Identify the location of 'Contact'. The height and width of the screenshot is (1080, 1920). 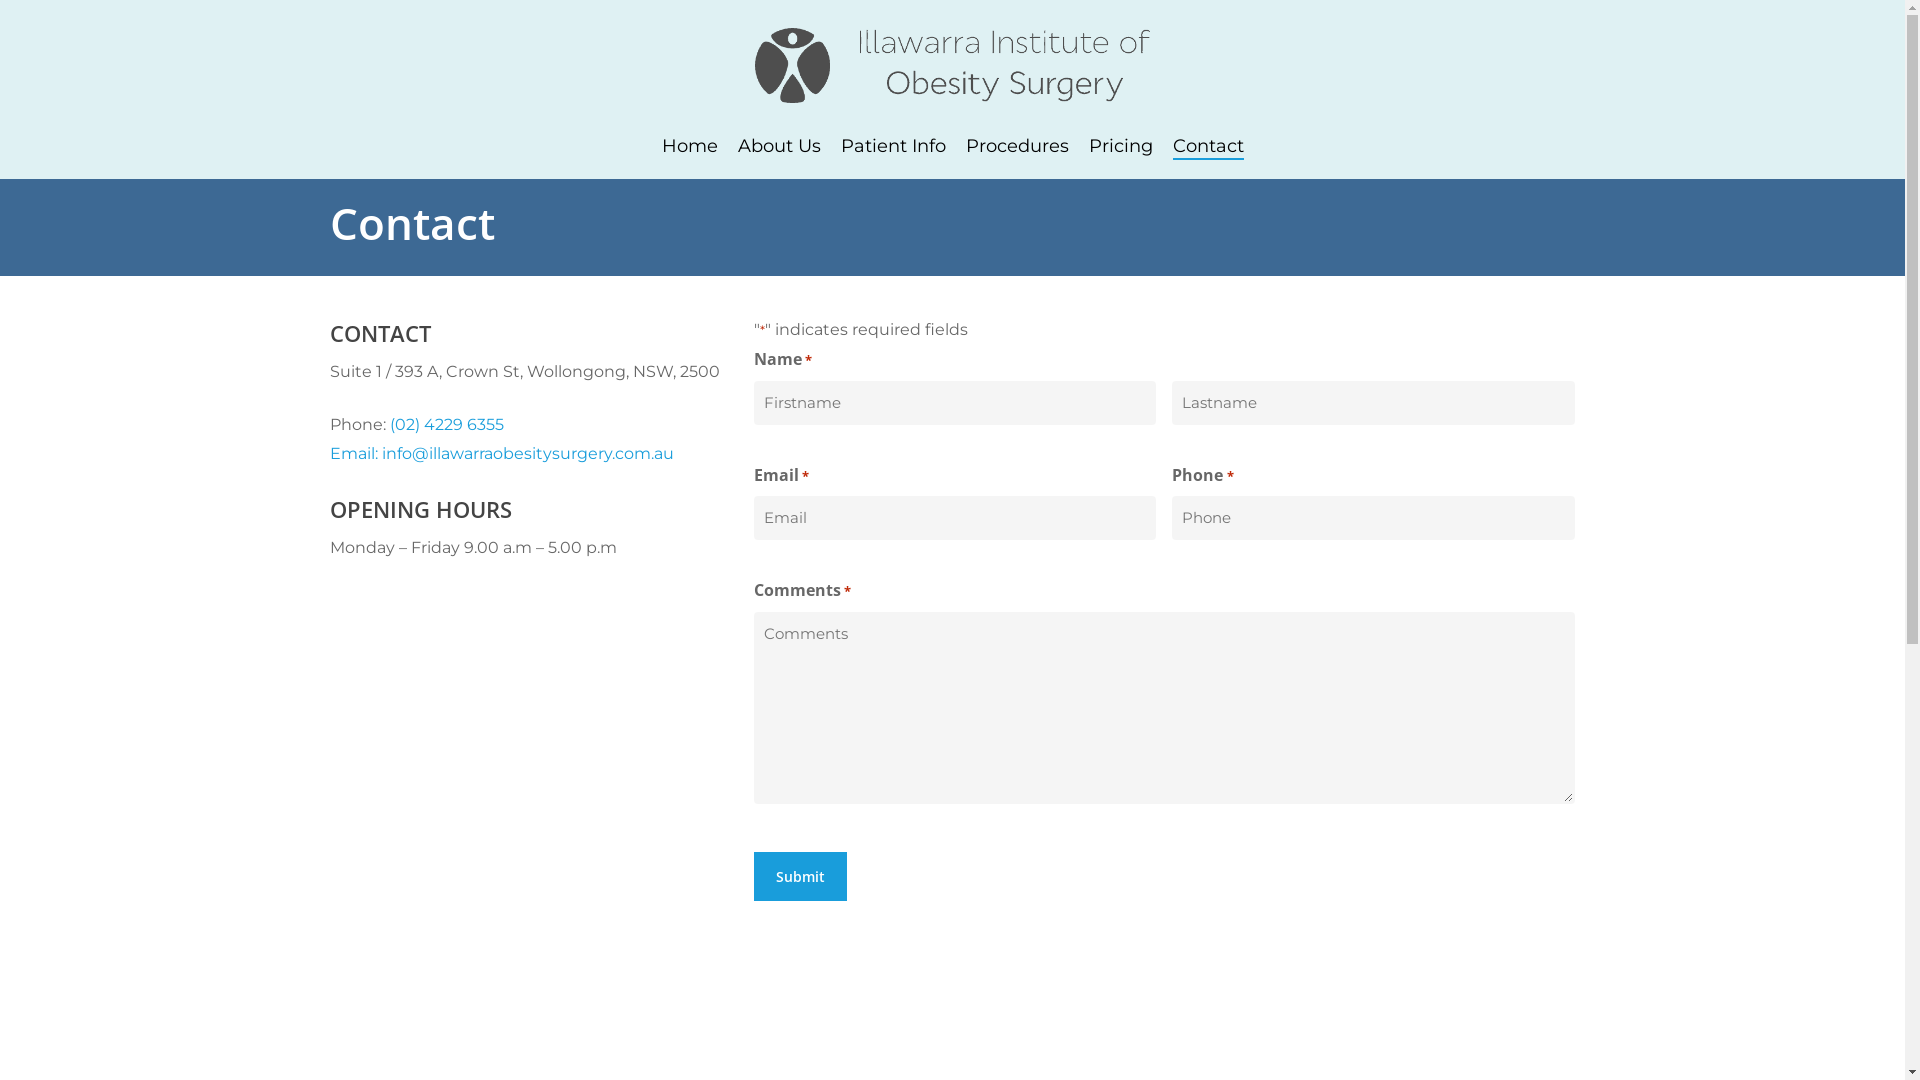
(1206, 145).